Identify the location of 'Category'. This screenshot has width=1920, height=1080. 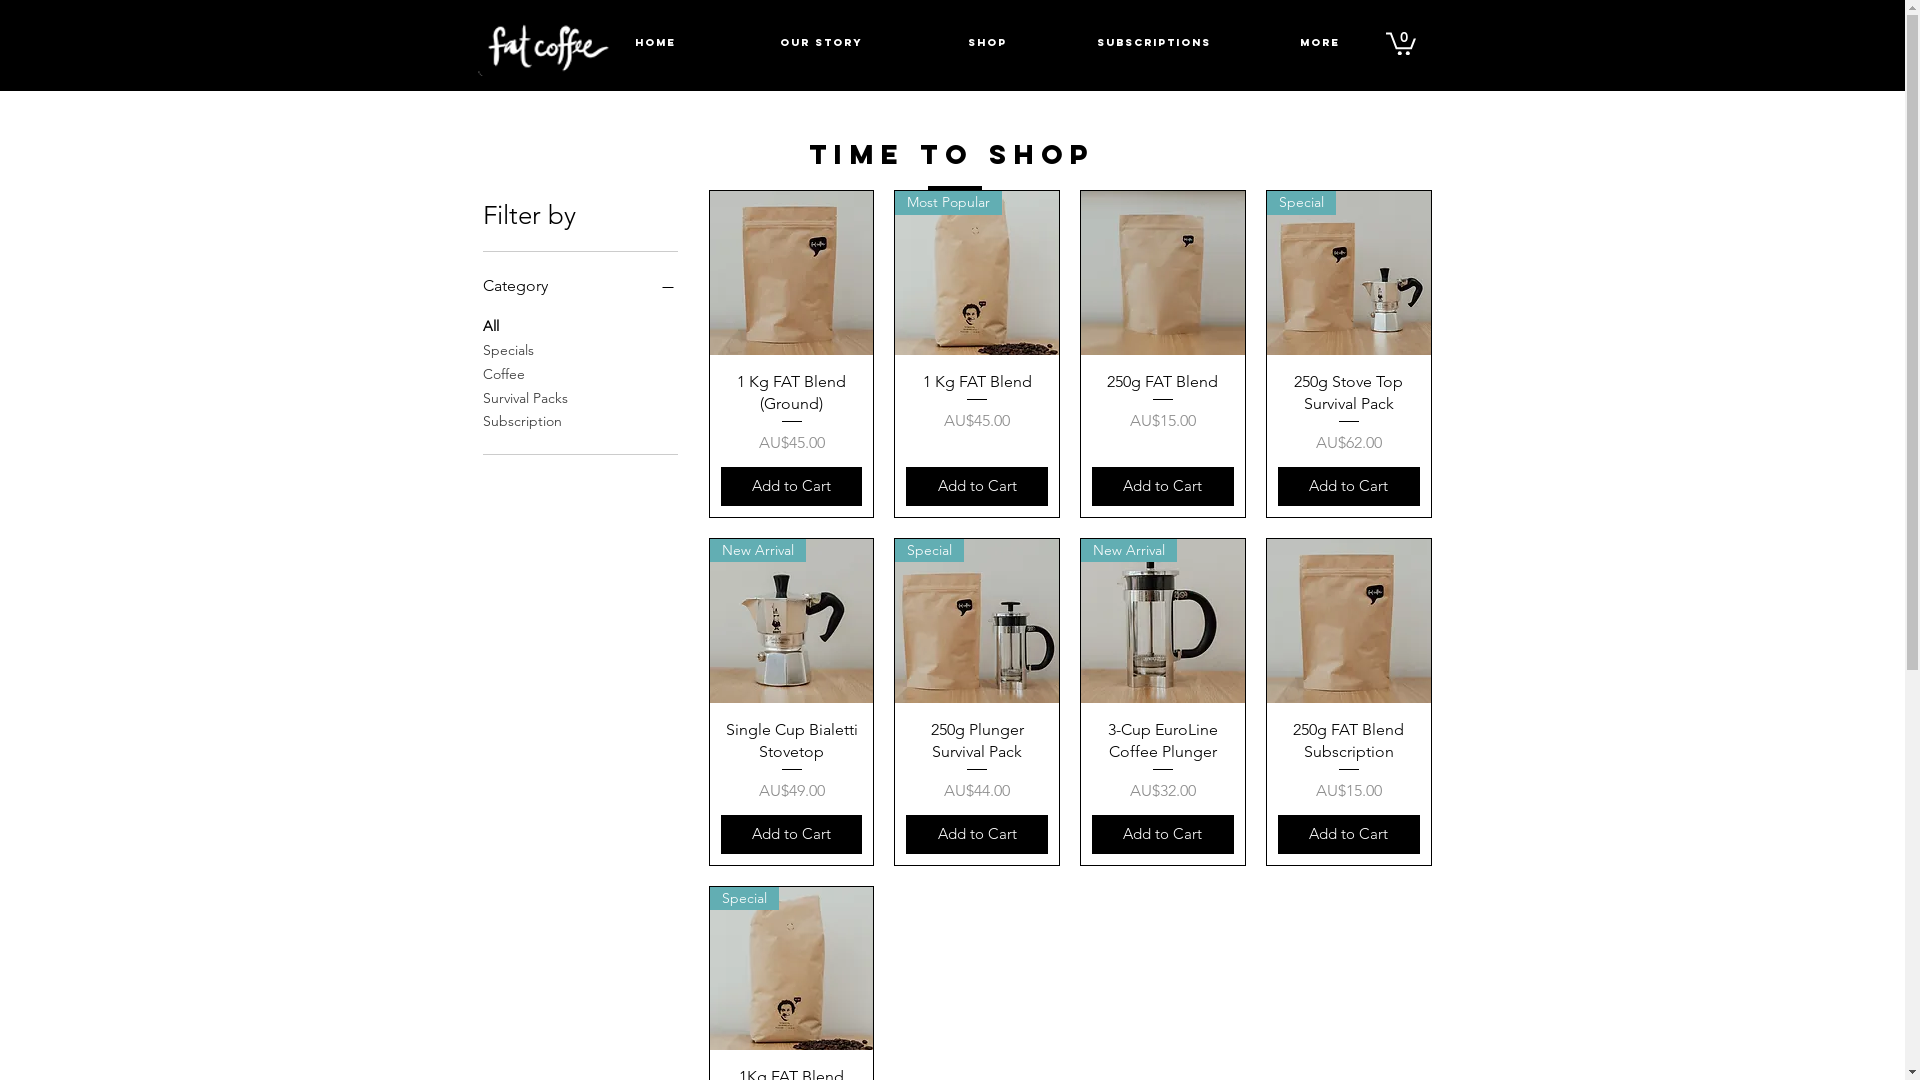
(578, 285).